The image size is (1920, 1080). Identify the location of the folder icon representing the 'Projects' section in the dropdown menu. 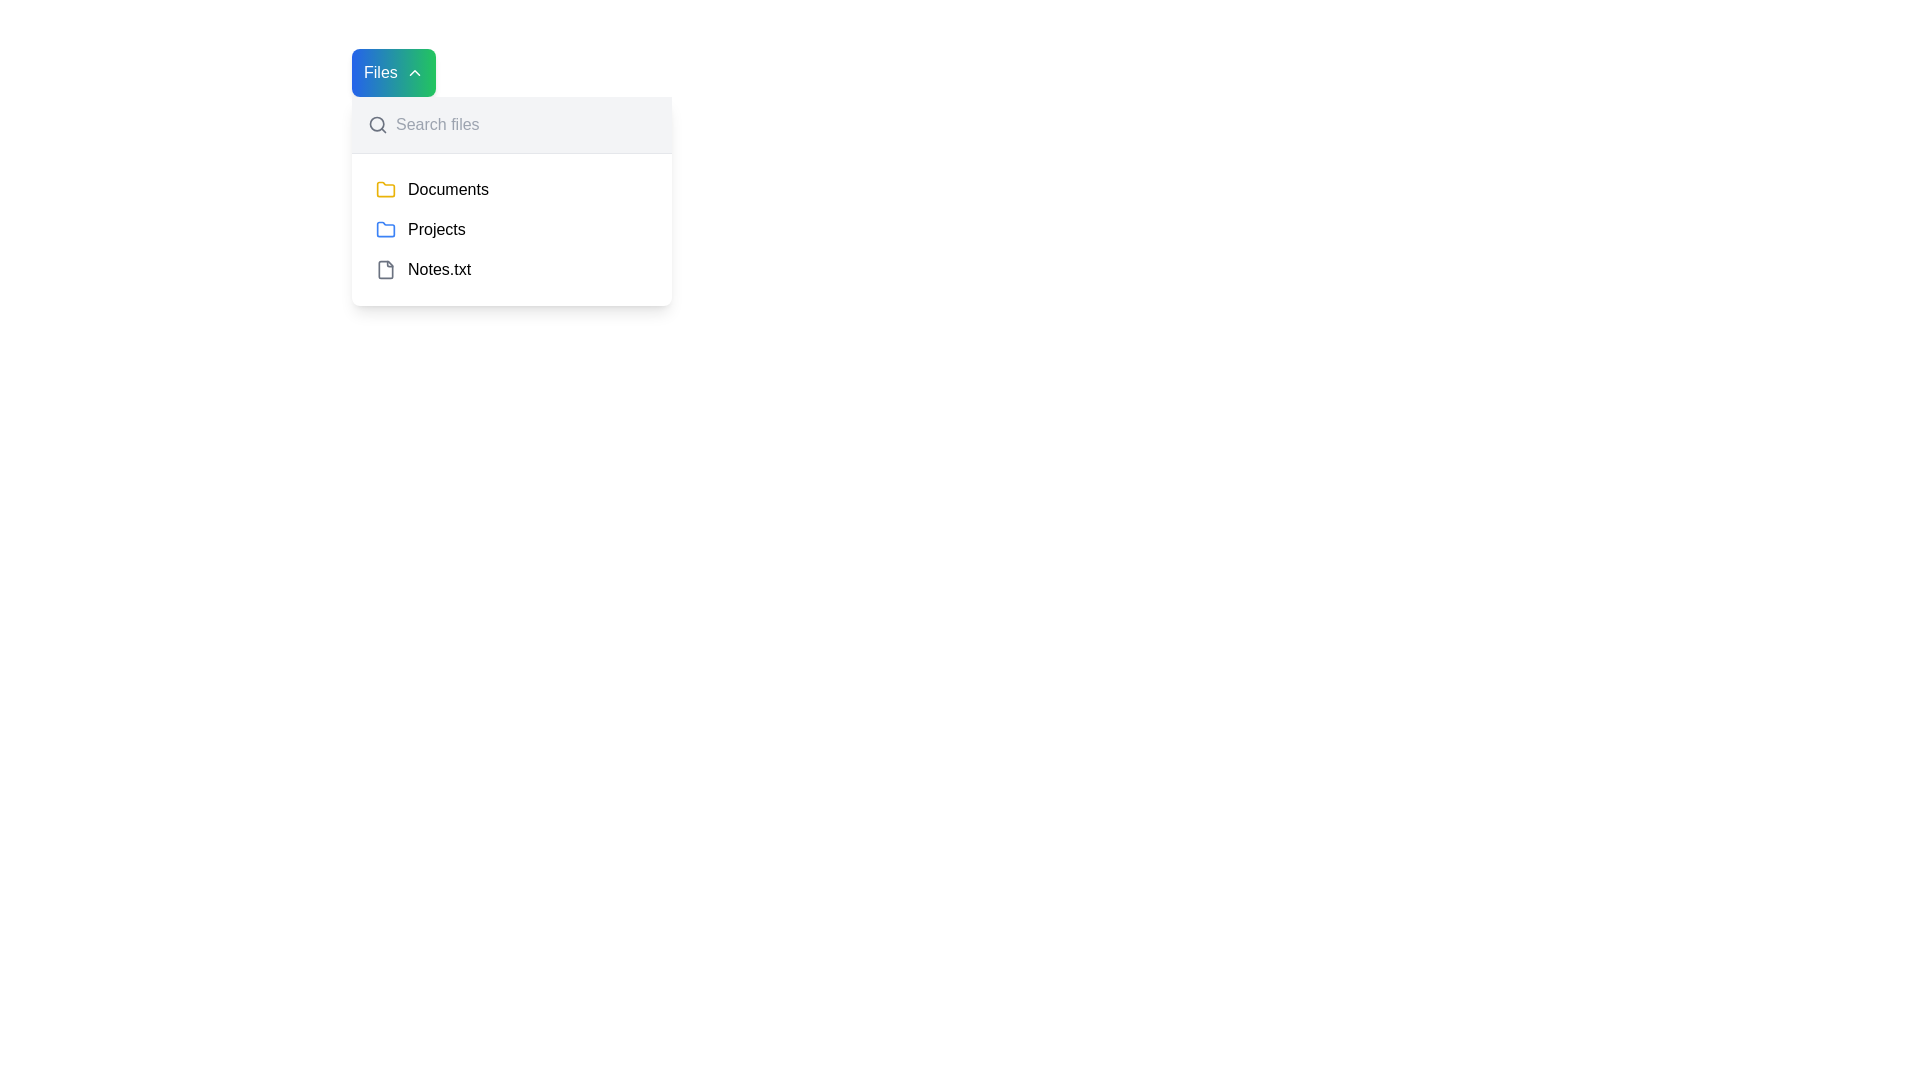
(385, 229).